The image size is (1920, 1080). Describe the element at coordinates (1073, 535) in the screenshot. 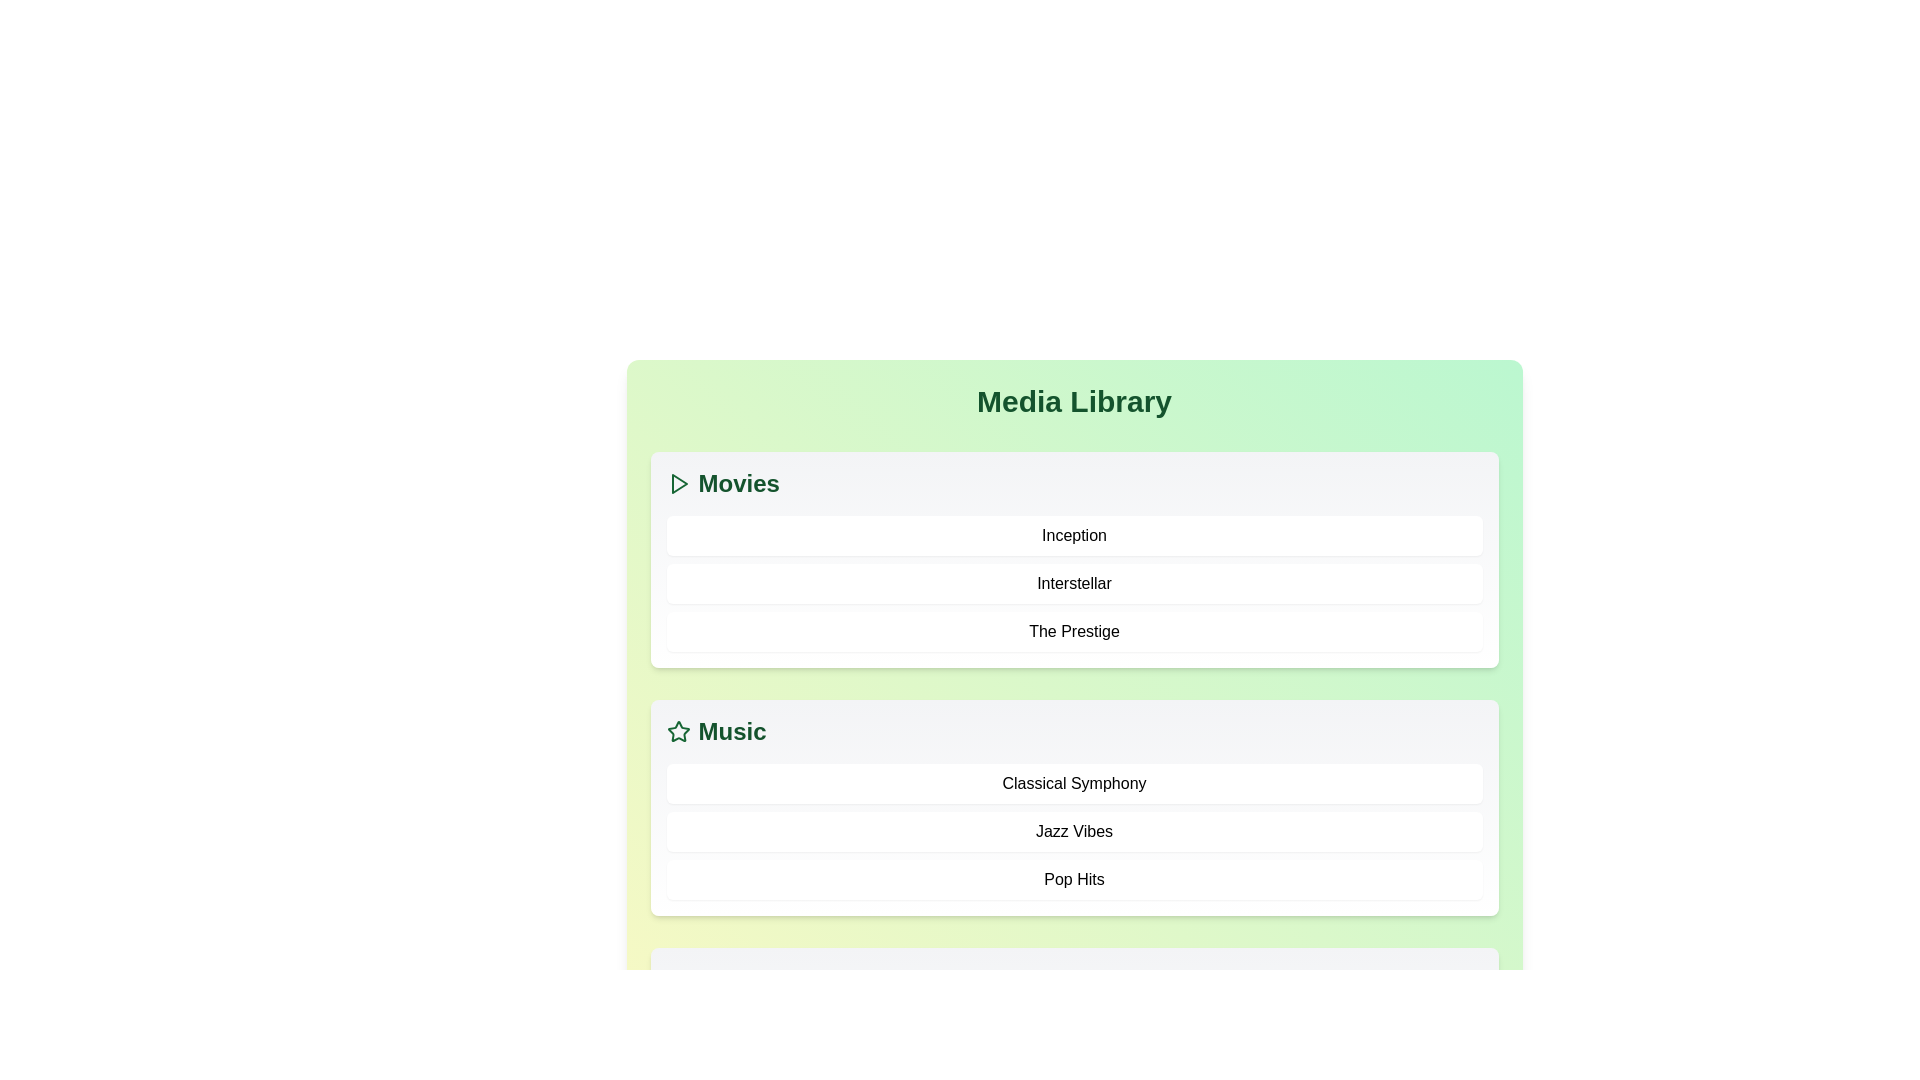

I see `the movie Inception from the Movies category` at that location.